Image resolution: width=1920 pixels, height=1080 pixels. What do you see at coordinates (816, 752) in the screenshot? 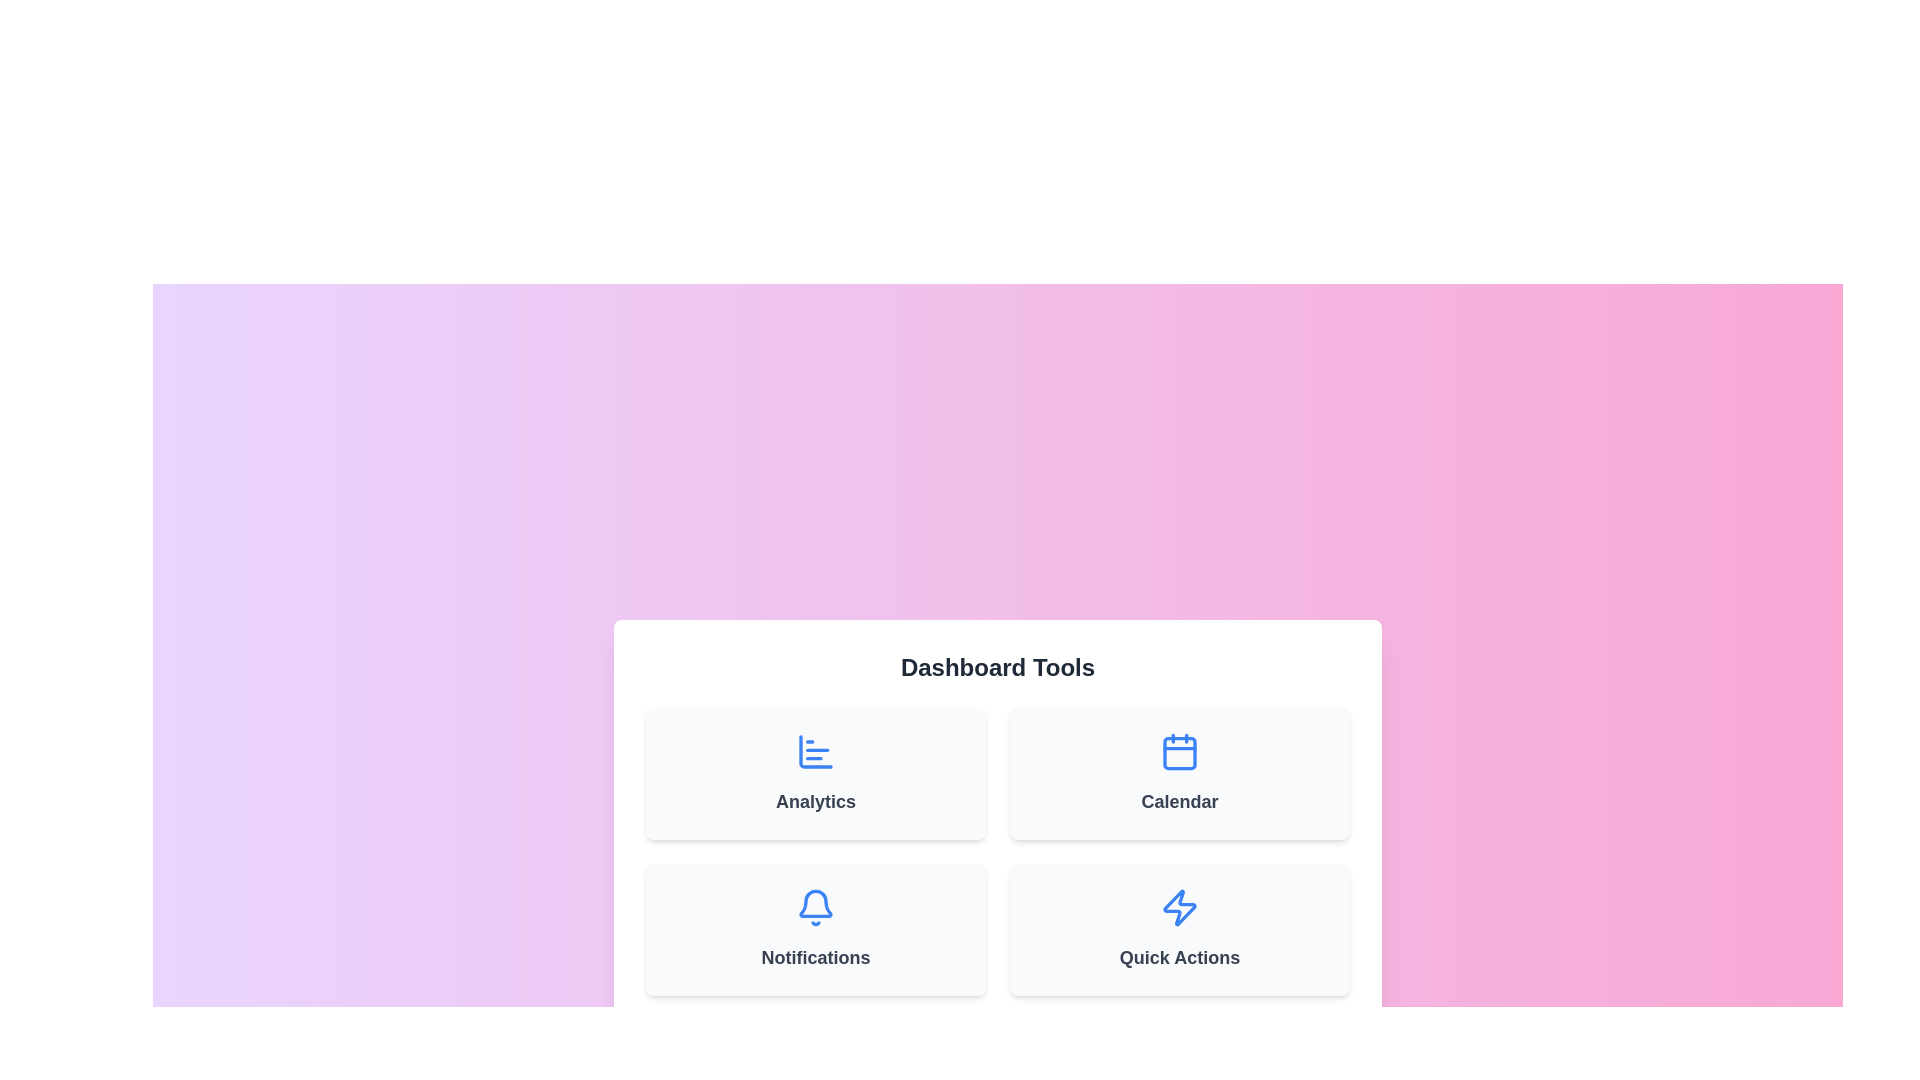
I see `the 'Analytics' Icon located in the upper section of the 'Analytics' card, which triggers data-related features or insights` at bounding box center [816, 752].